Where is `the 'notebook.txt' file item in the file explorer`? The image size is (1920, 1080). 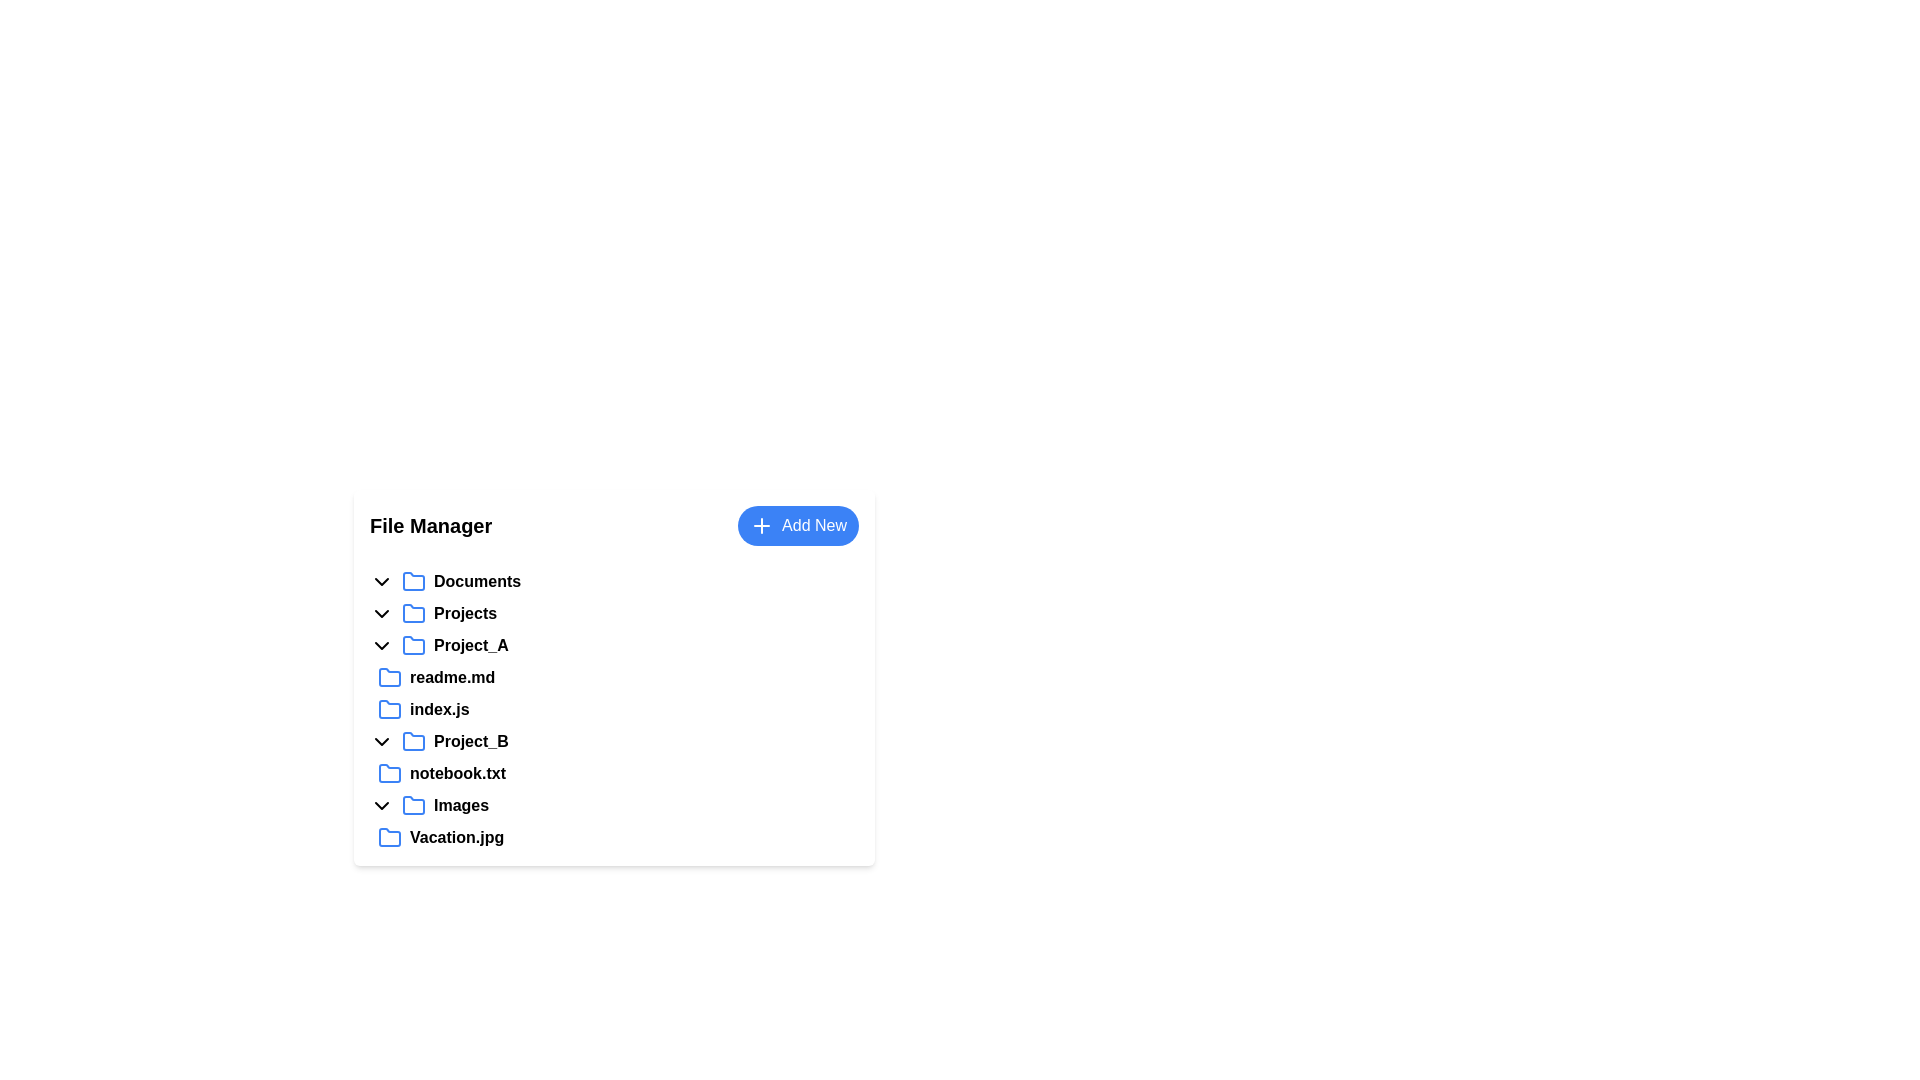 the 'notebook.txt' file item in the file explorer is located at coordinates (613, 773).